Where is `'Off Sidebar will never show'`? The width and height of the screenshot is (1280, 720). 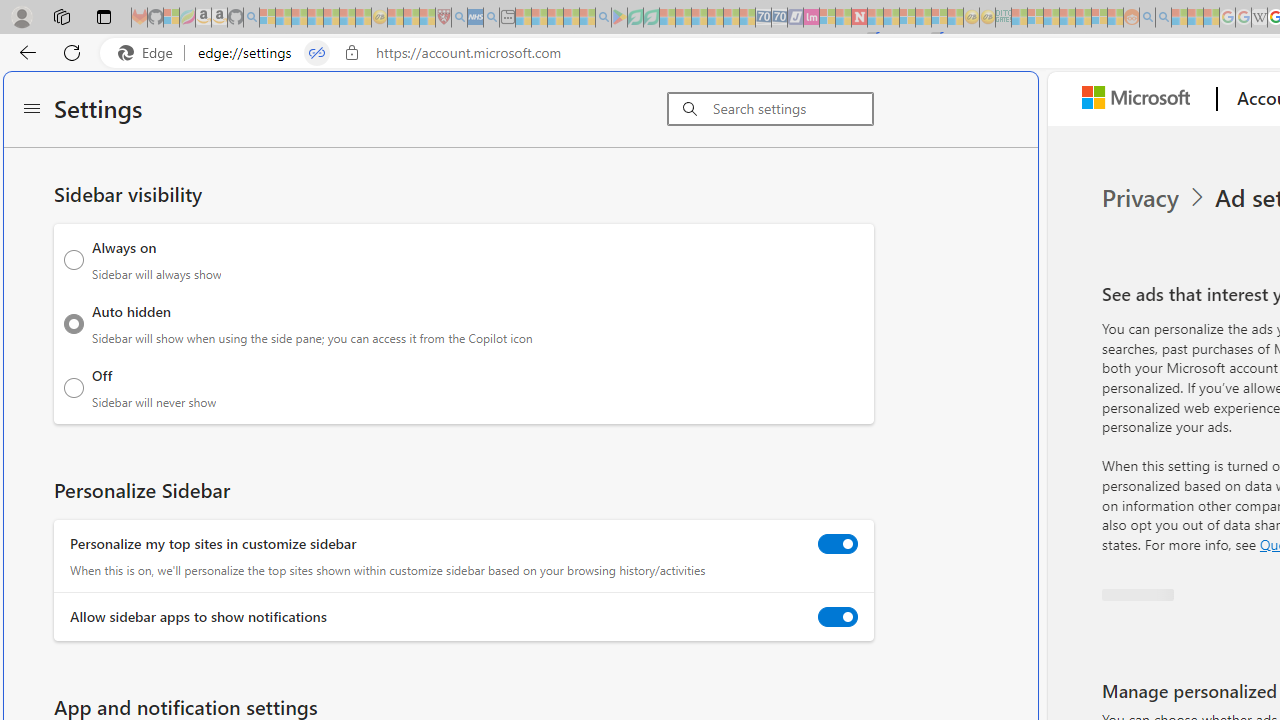
'Off Sidebar will never show' is located at coordinates (74, 388).